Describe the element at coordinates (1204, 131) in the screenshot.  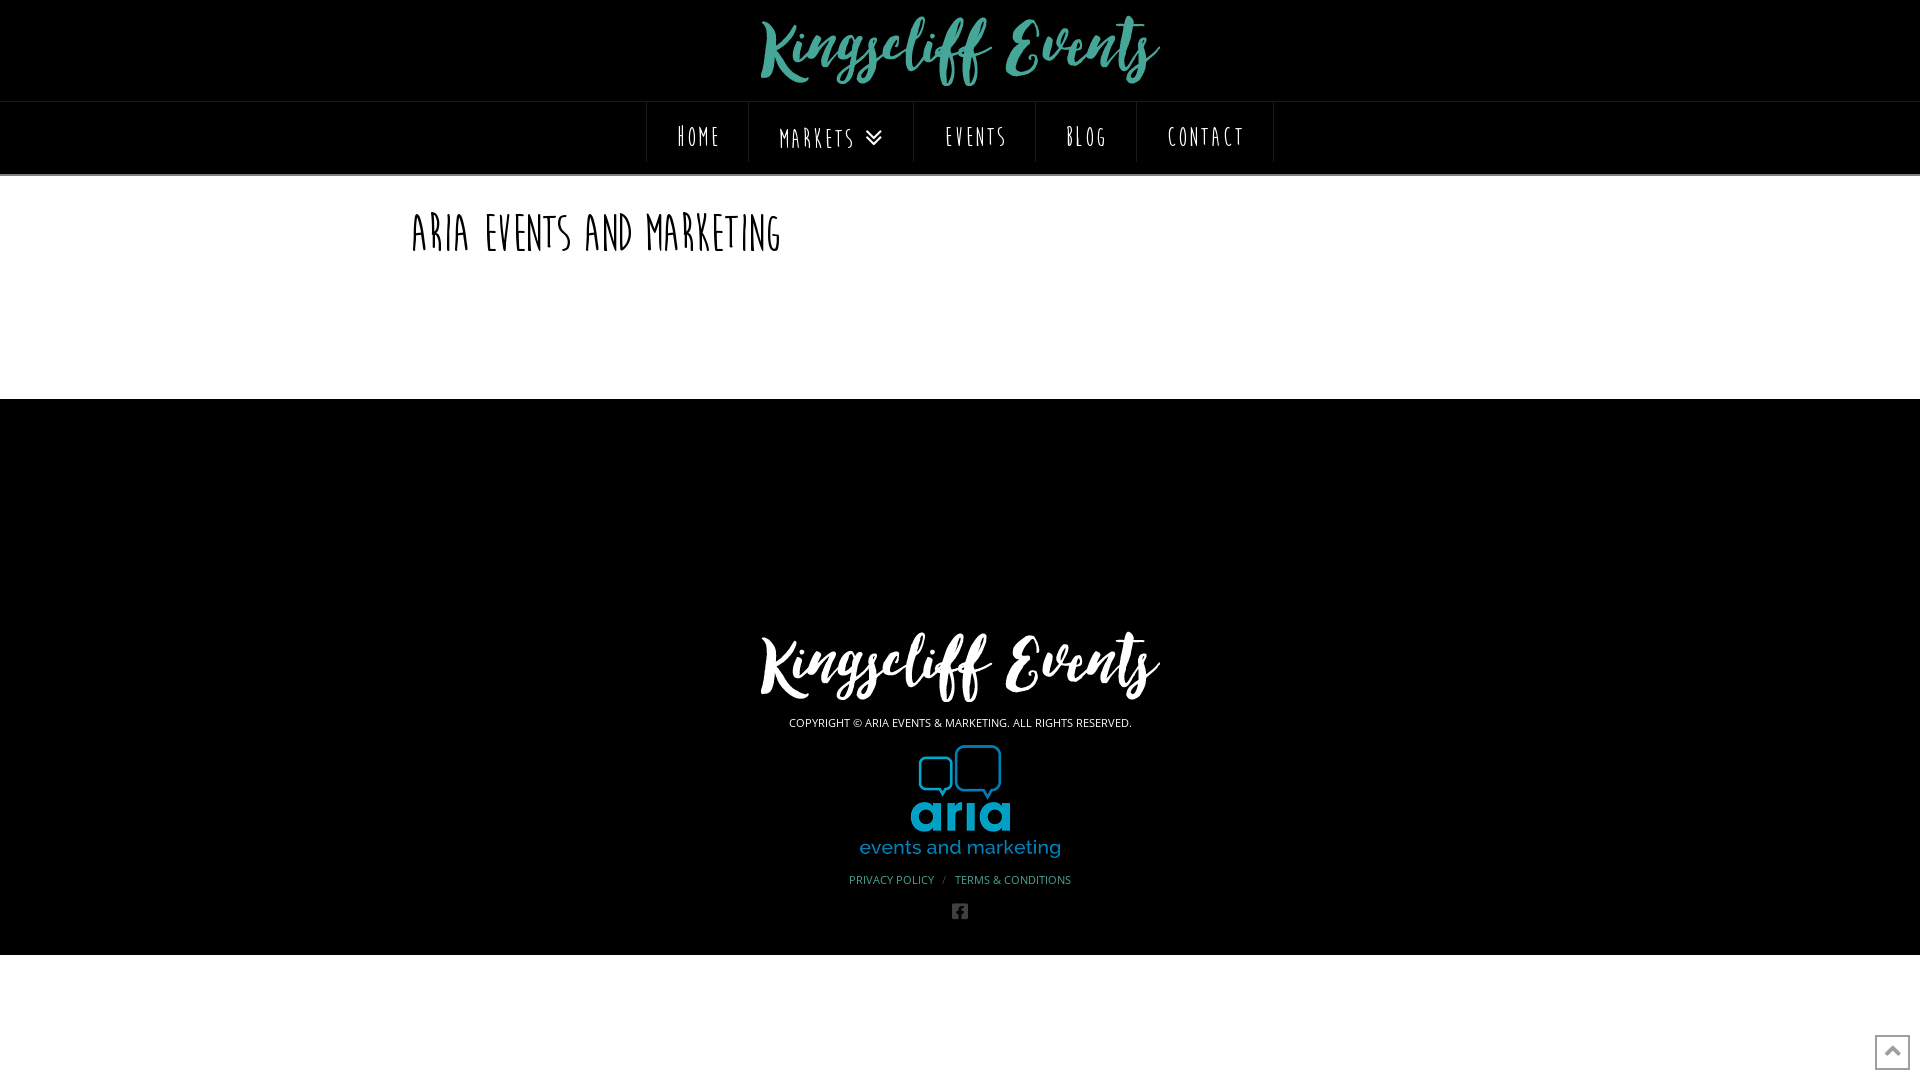
I see `'Contact'` at that location.